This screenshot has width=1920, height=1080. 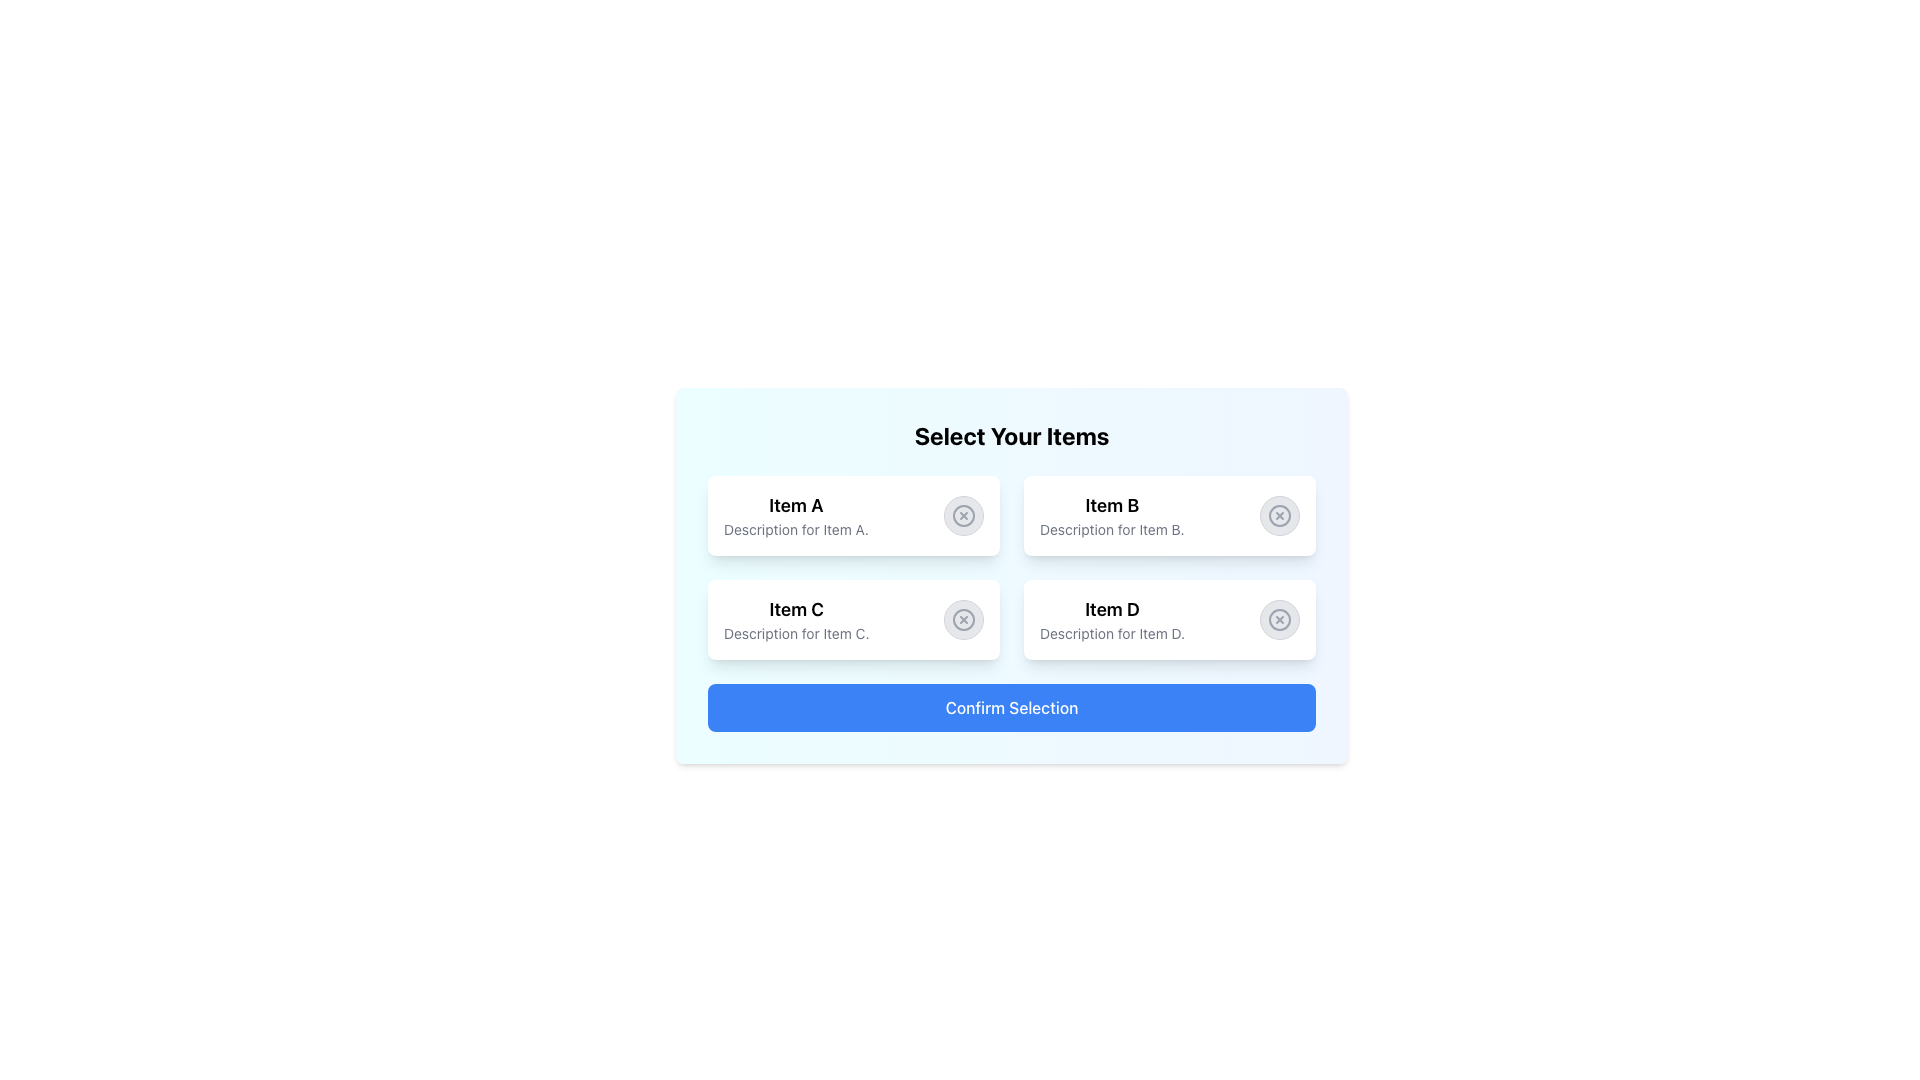 I want to click on the circular icon with a gray color scheme, featuring a cross in its center, located in the first row, second column of the item selection grid, so click(x=964, y=515).